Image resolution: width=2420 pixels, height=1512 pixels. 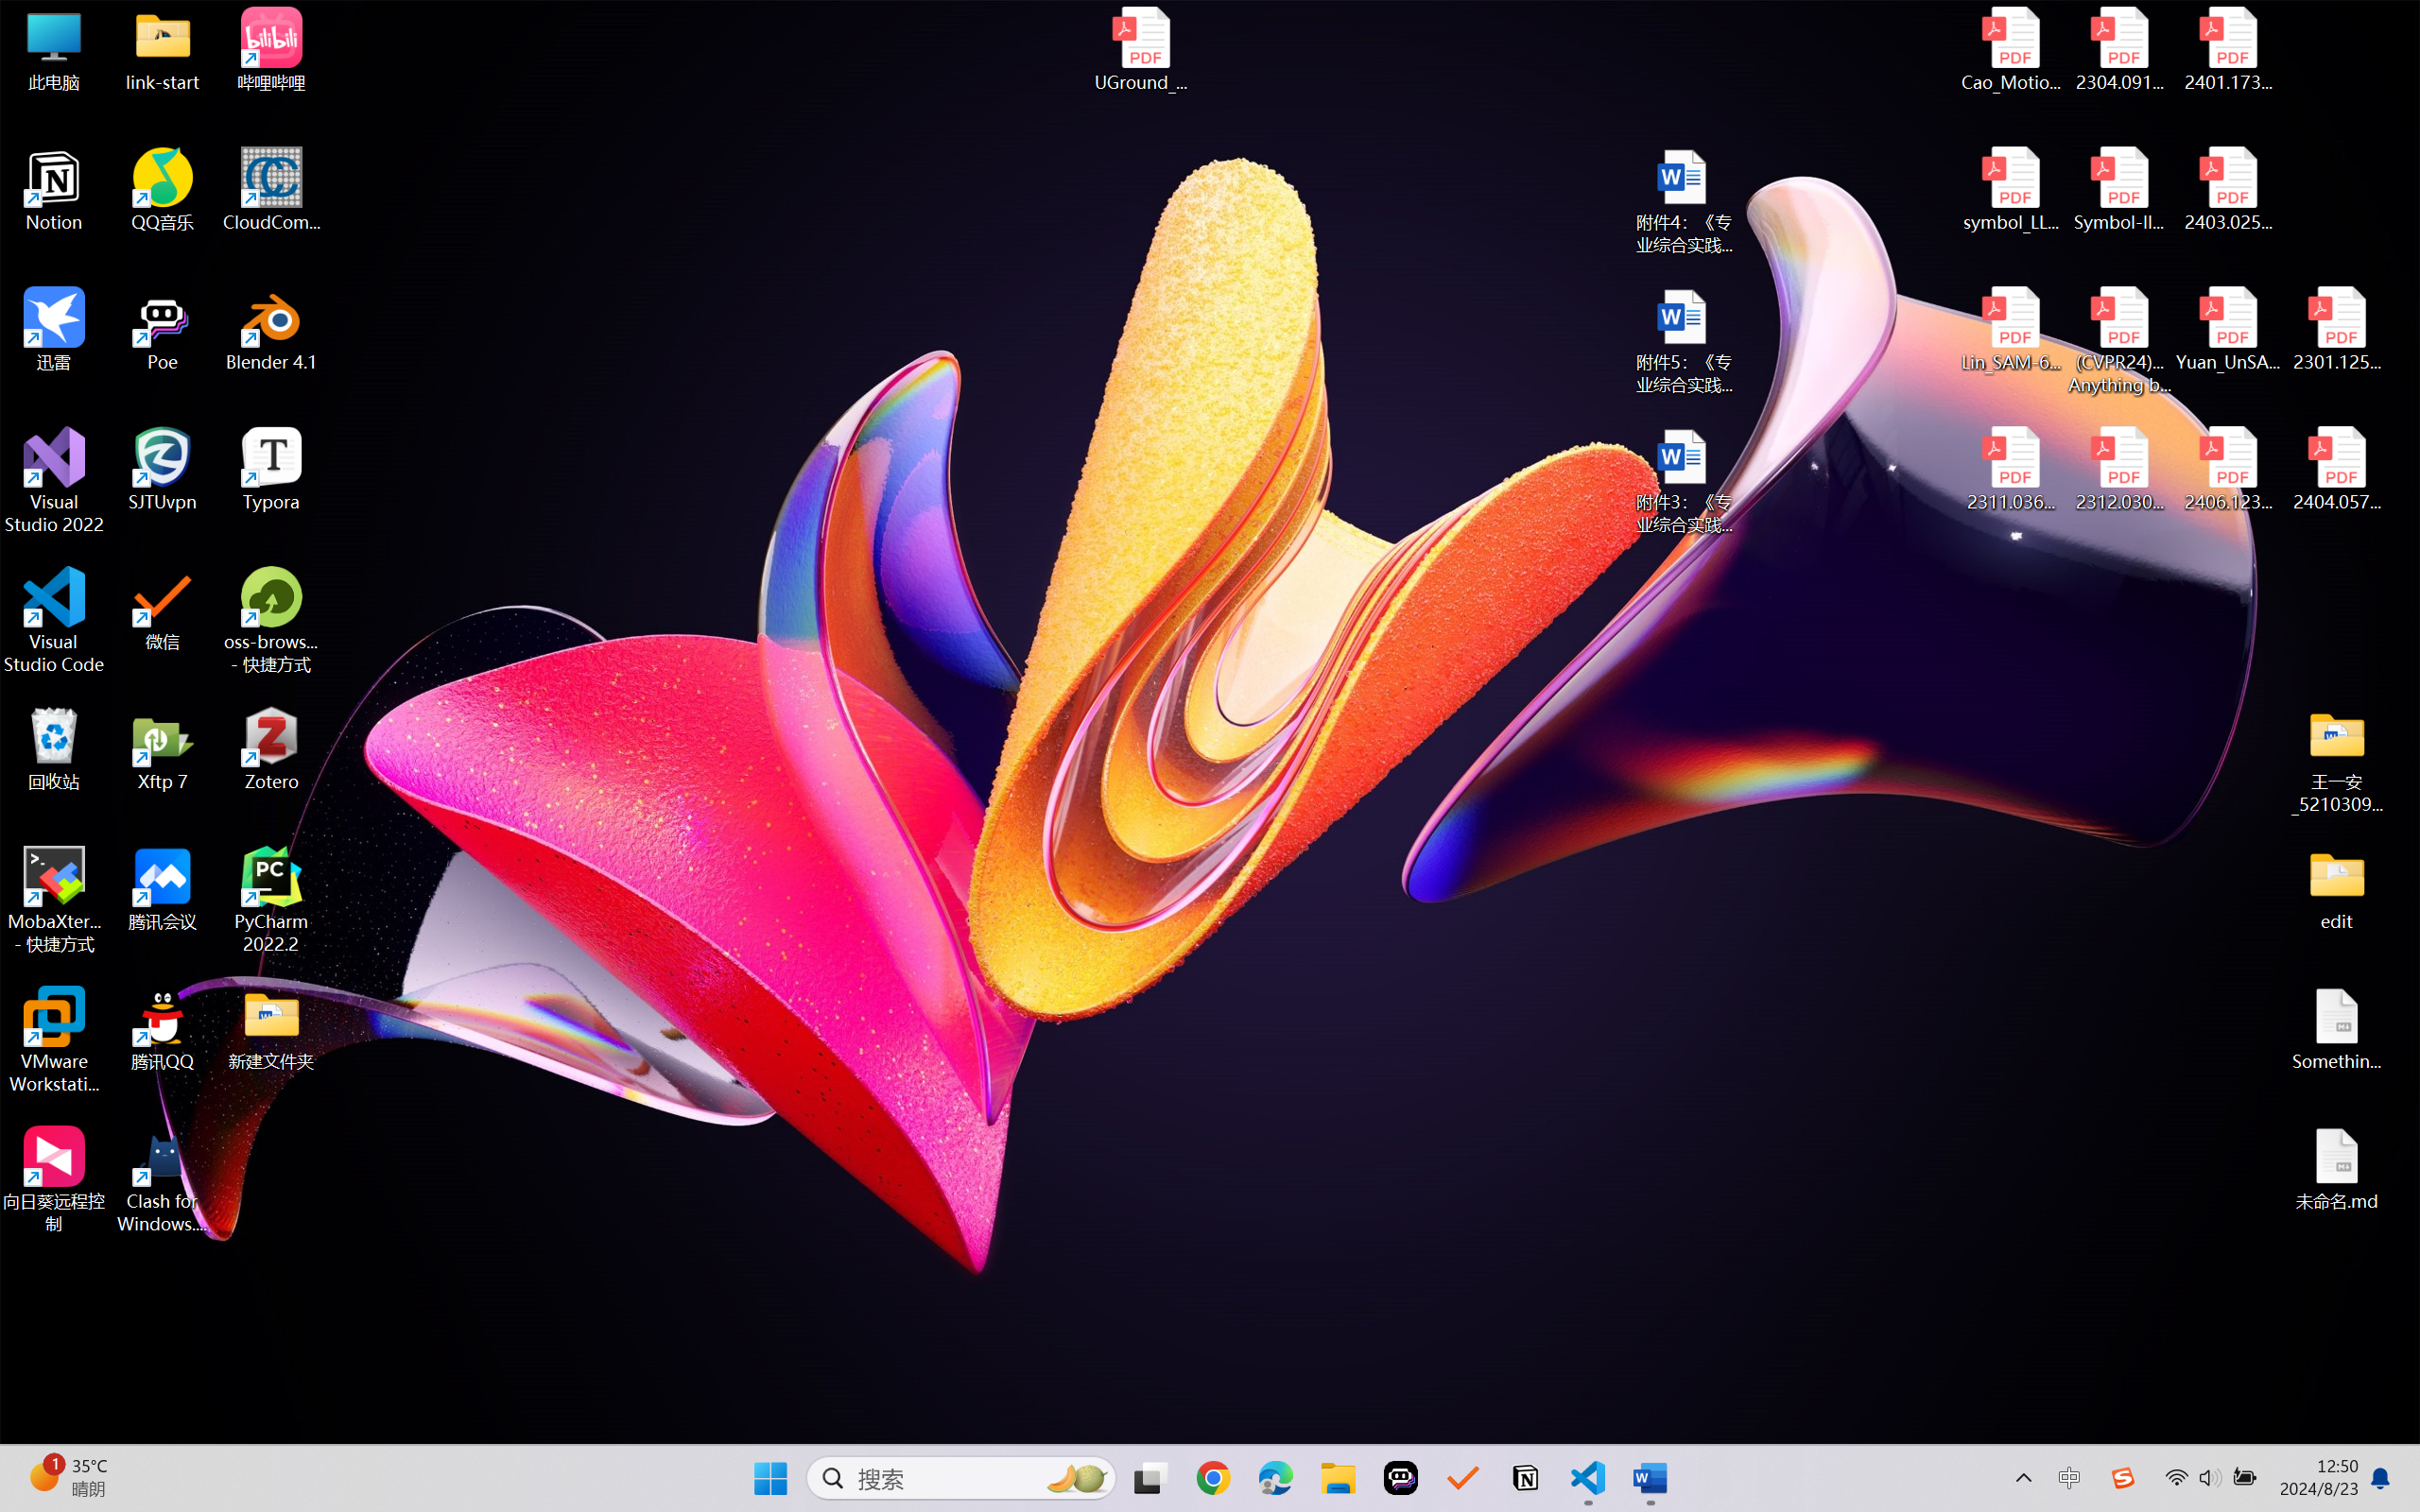 I want to click on 'CloudCompare', so click(x=271, y=190).